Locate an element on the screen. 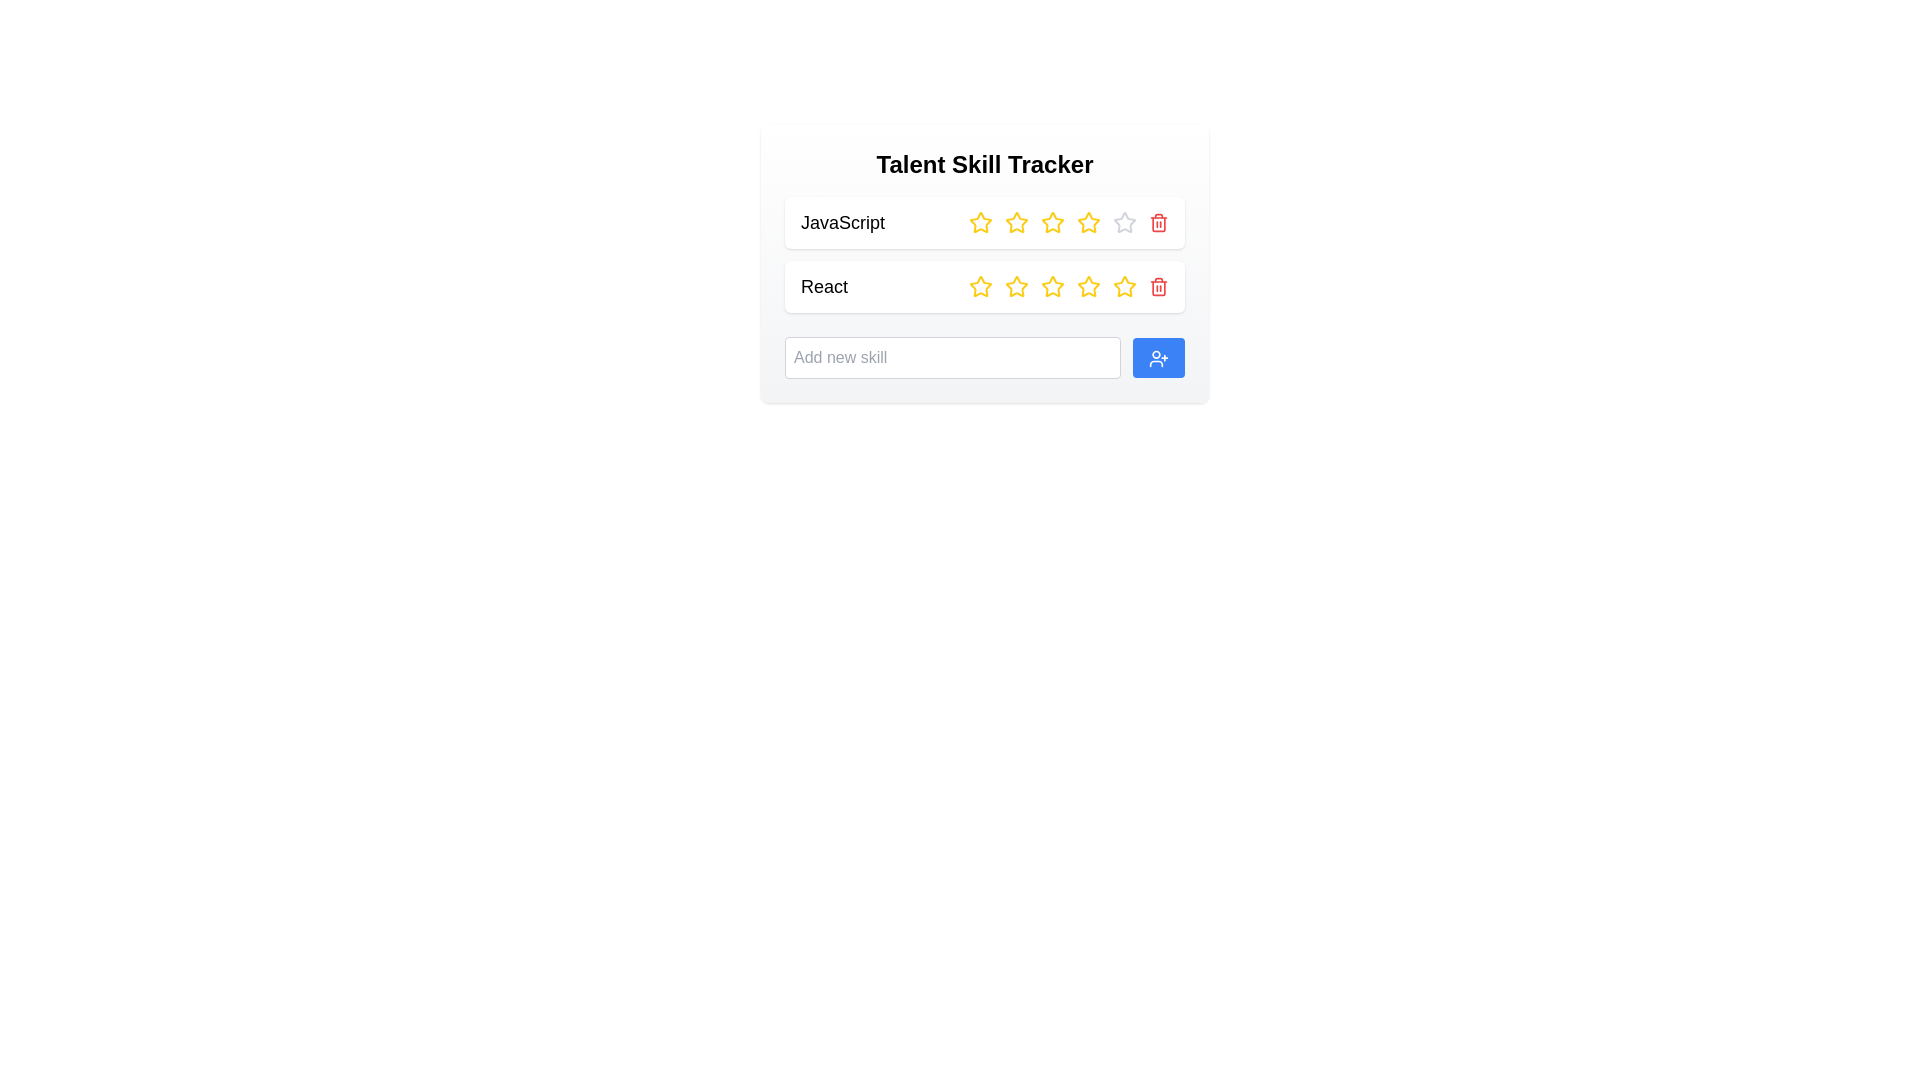 Image resolution: width=1920 pixels, height=1080 pixels. the third star in the 'React' rating row to adjust the rating to three stars is located at coordinates (1051, 286).